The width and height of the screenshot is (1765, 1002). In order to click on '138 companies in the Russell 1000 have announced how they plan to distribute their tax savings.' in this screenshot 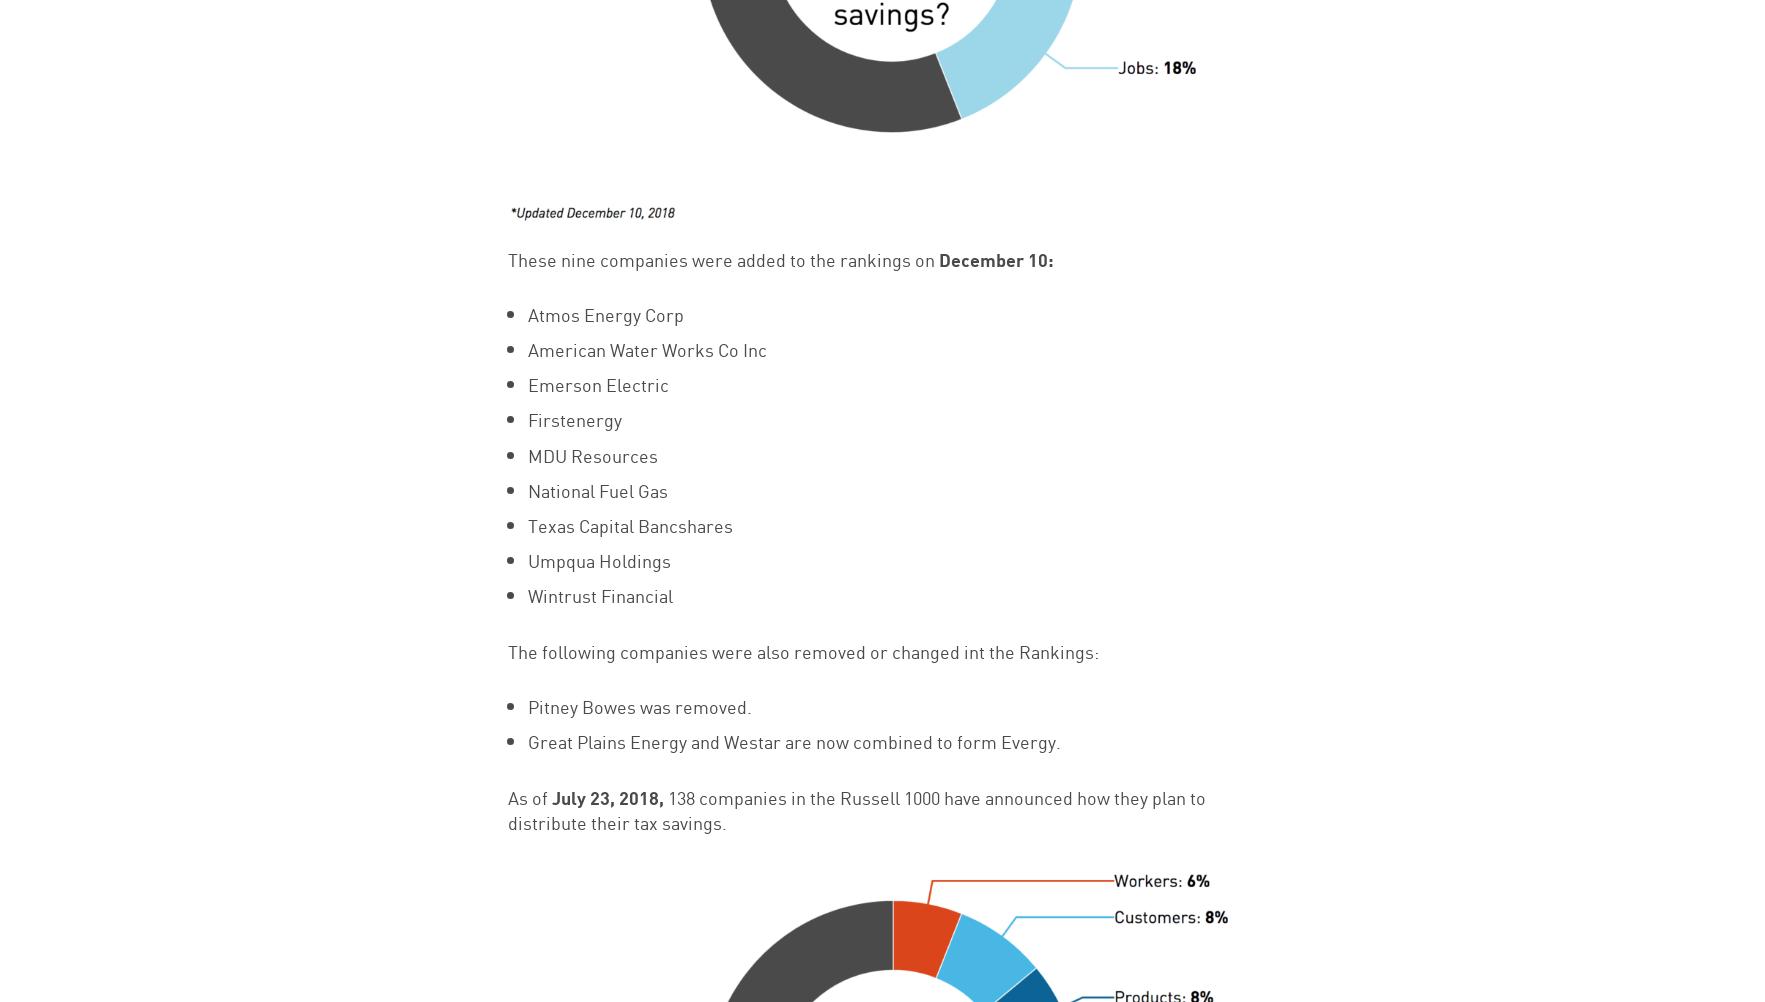, I will do `click(855, 808)`.